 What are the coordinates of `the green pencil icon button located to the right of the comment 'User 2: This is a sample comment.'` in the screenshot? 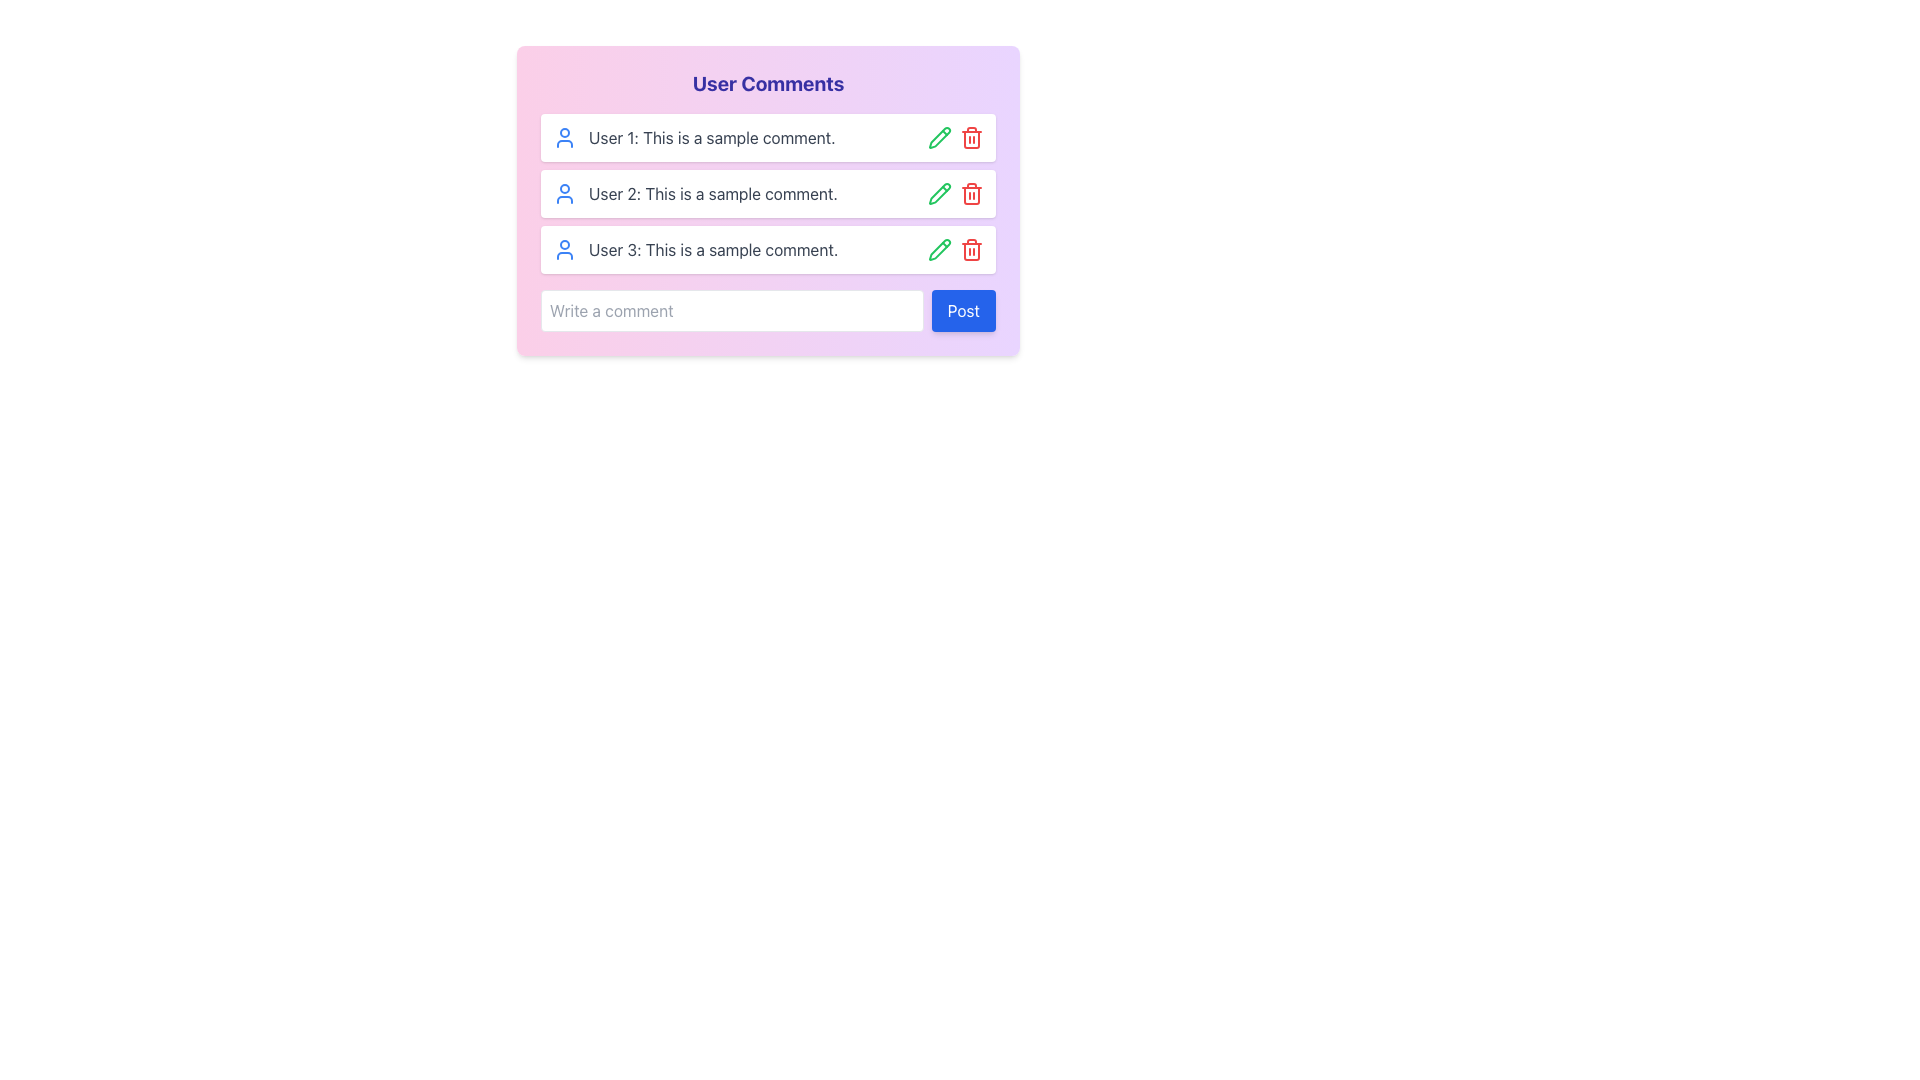 It's located at (939, 193).